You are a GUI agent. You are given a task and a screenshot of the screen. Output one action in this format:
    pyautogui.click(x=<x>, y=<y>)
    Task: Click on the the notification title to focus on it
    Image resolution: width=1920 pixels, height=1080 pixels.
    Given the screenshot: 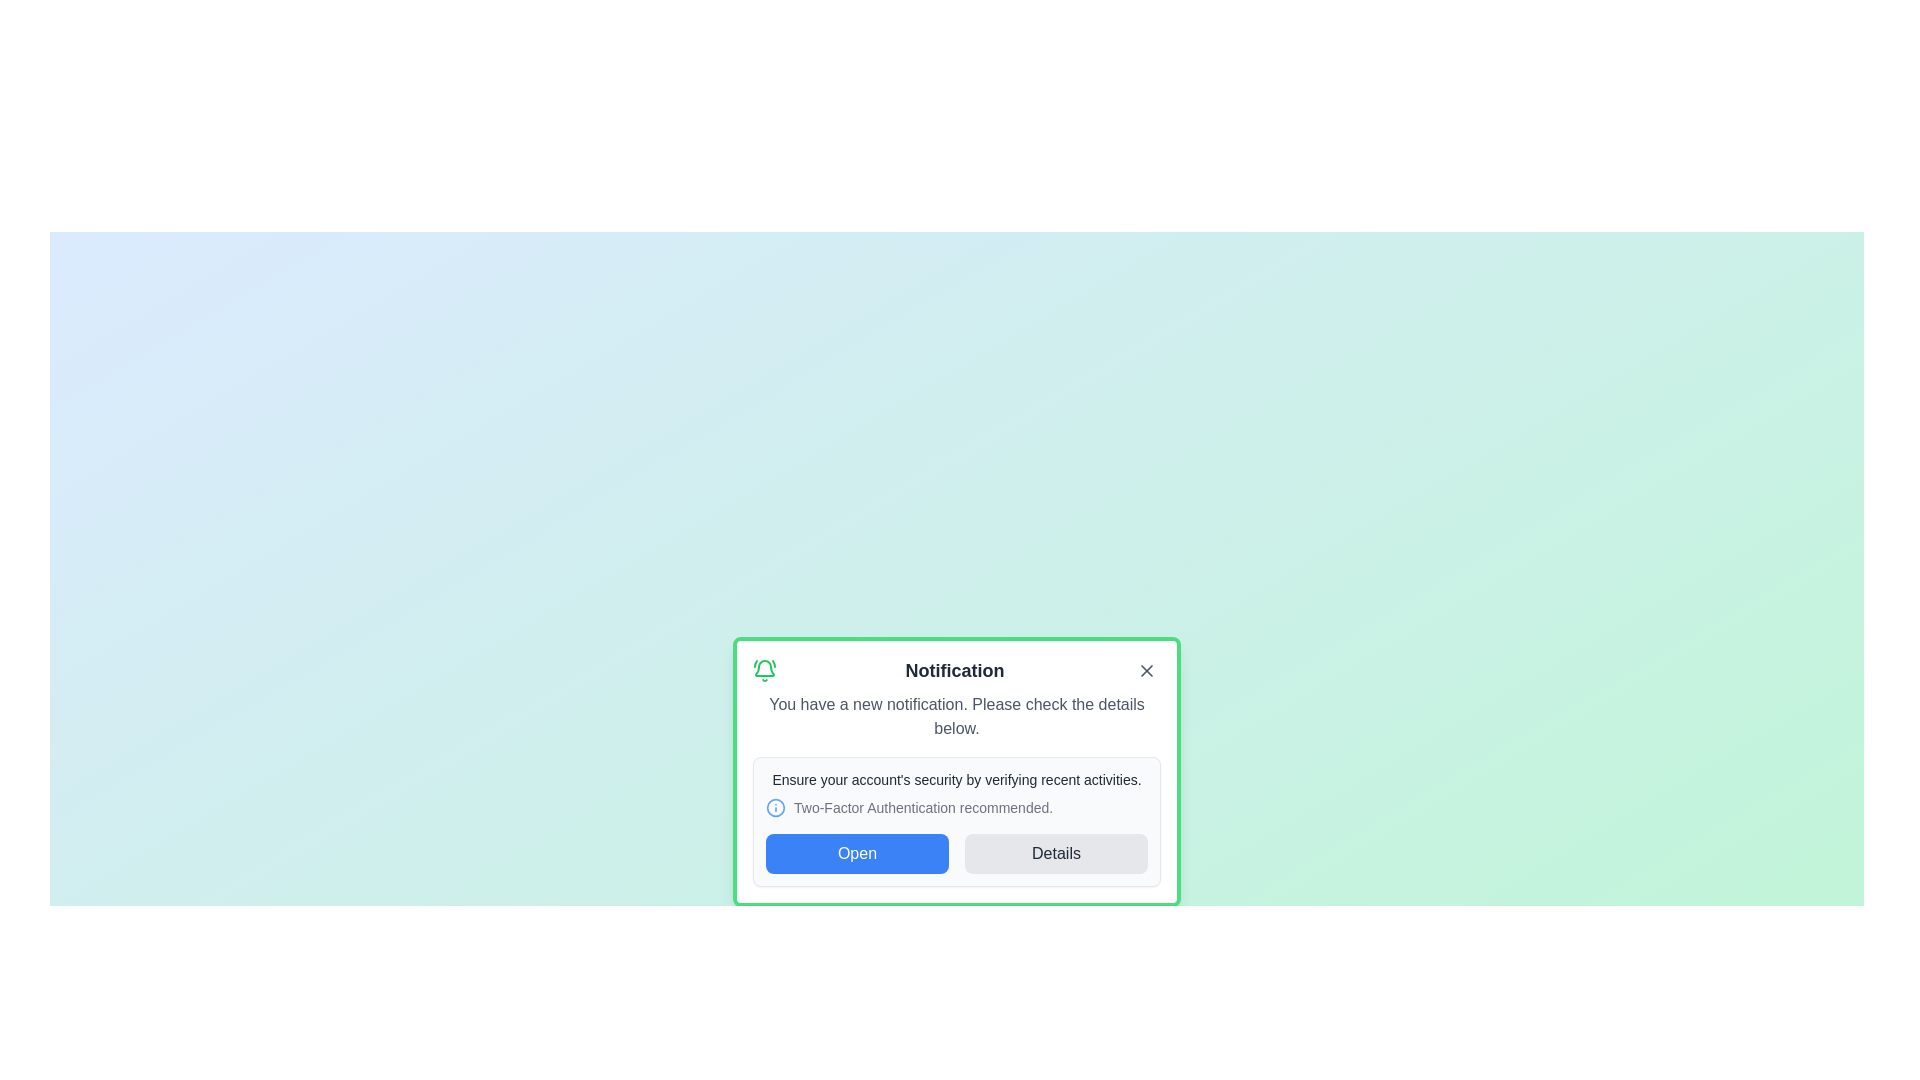 What is the action you would take?
    pyautogui.click(x=955, y=671)
    